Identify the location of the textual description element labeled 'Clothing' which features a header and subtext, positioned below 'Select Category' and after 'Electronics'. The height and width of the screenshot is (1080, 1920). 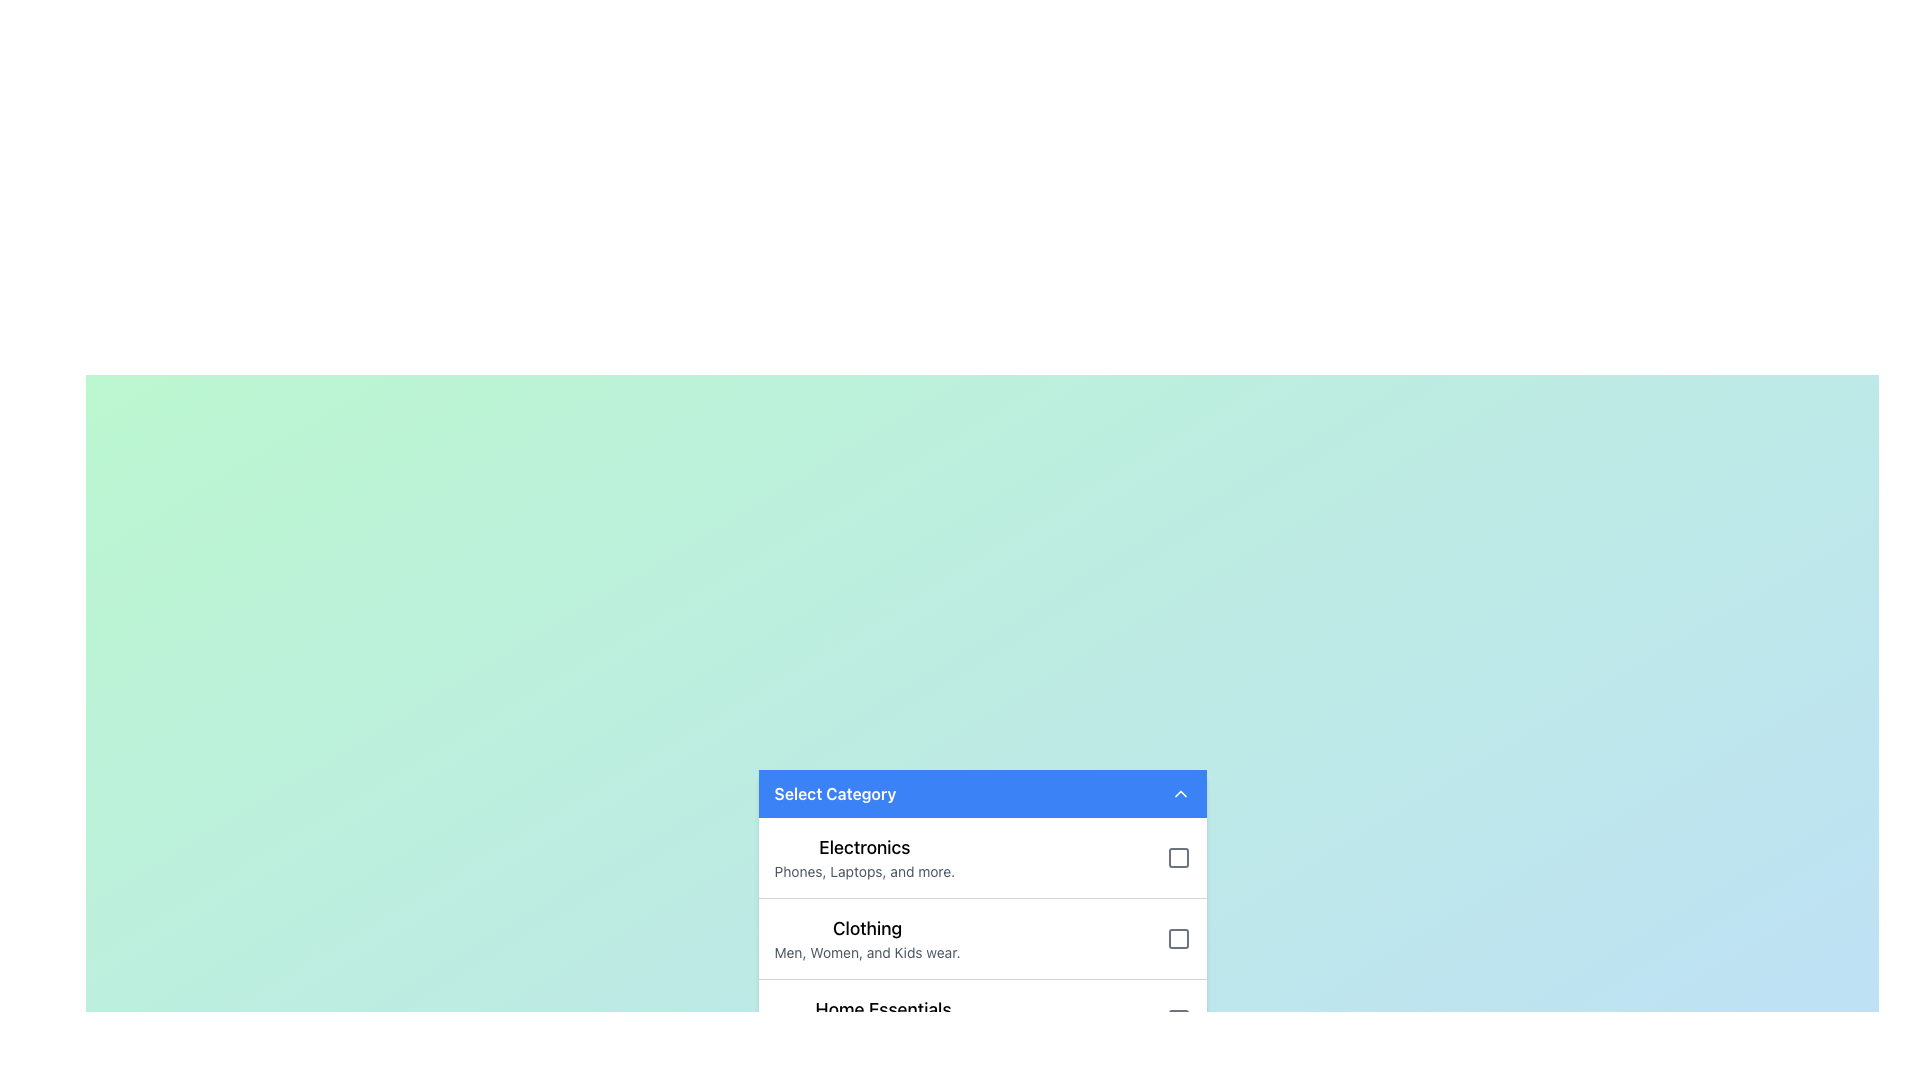
(867, 938).